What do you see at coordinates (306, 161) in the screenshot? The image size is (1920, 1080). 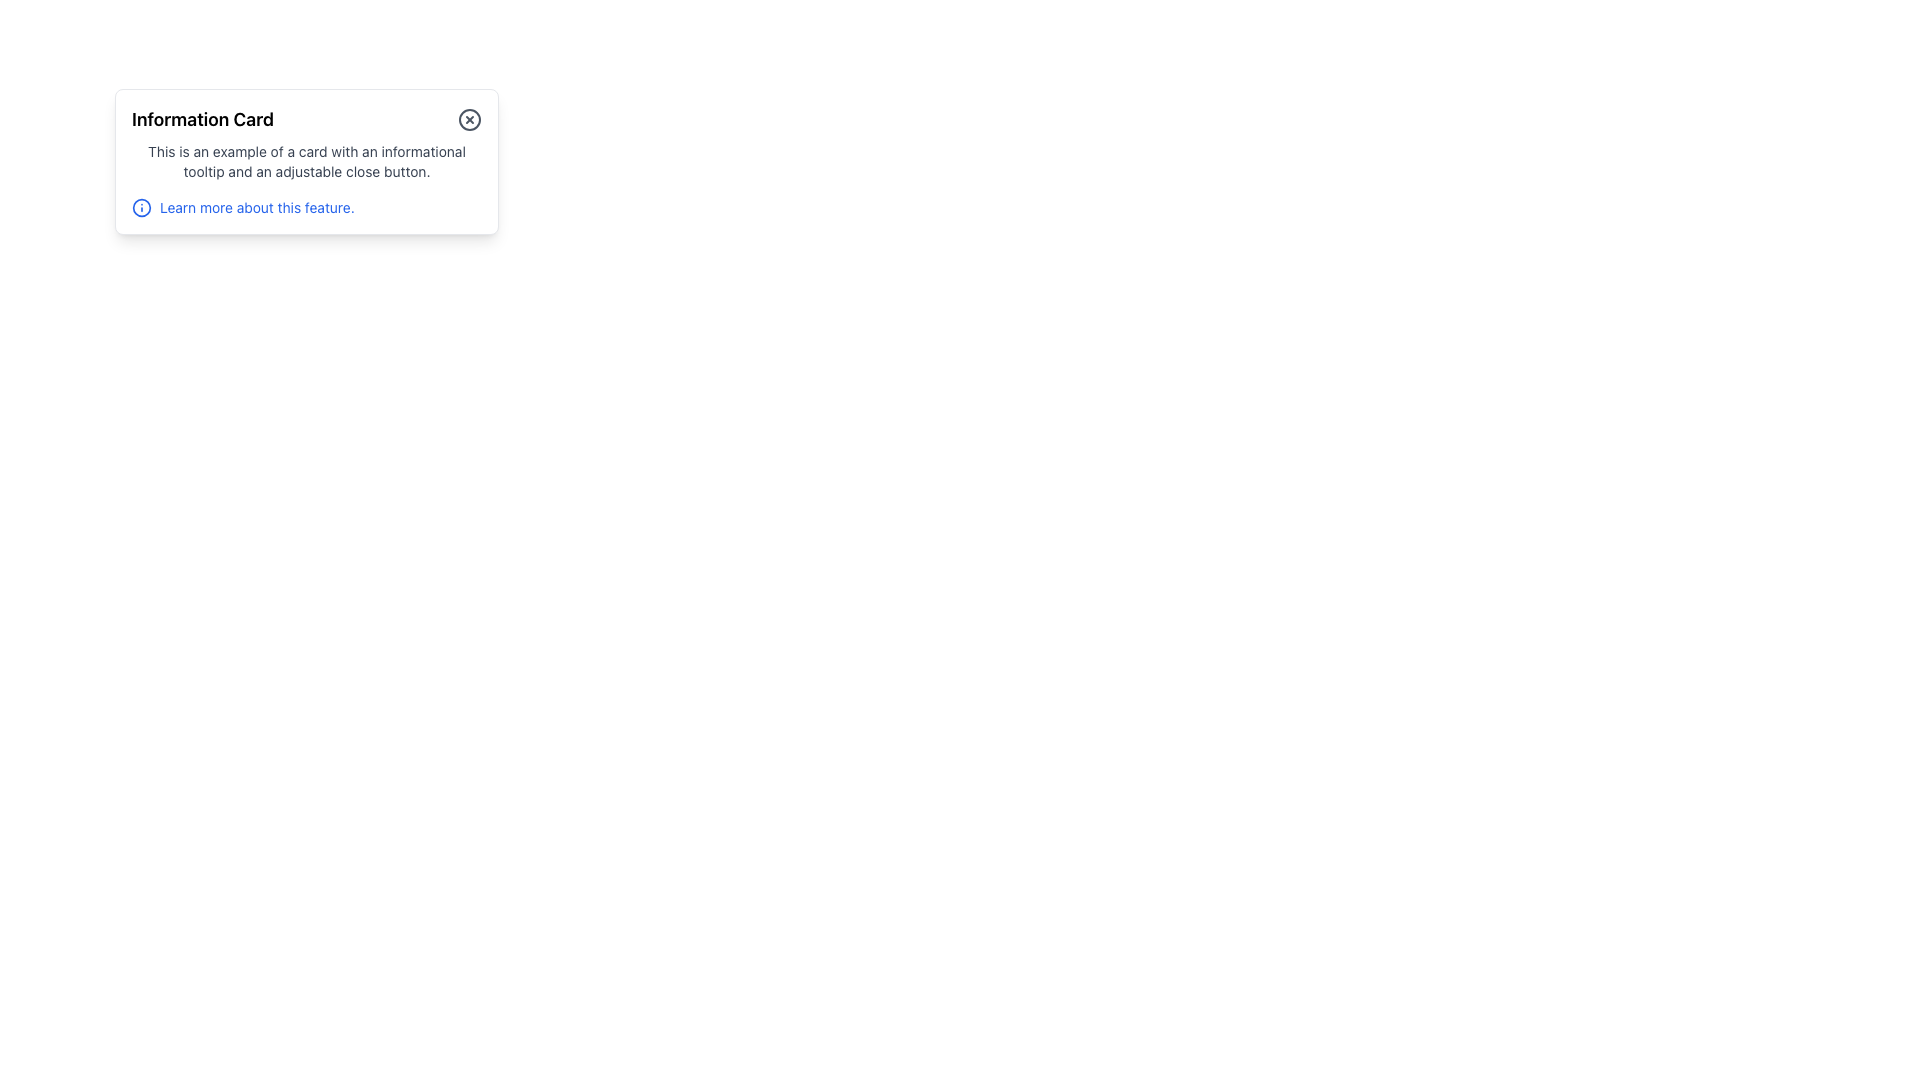 I see `text displayed in the paragraph with a gray appearance, which contains the sentence 'This is an example of a card with an informational tooltip and an adjustable close button.'` at bounding box center [306, 161].